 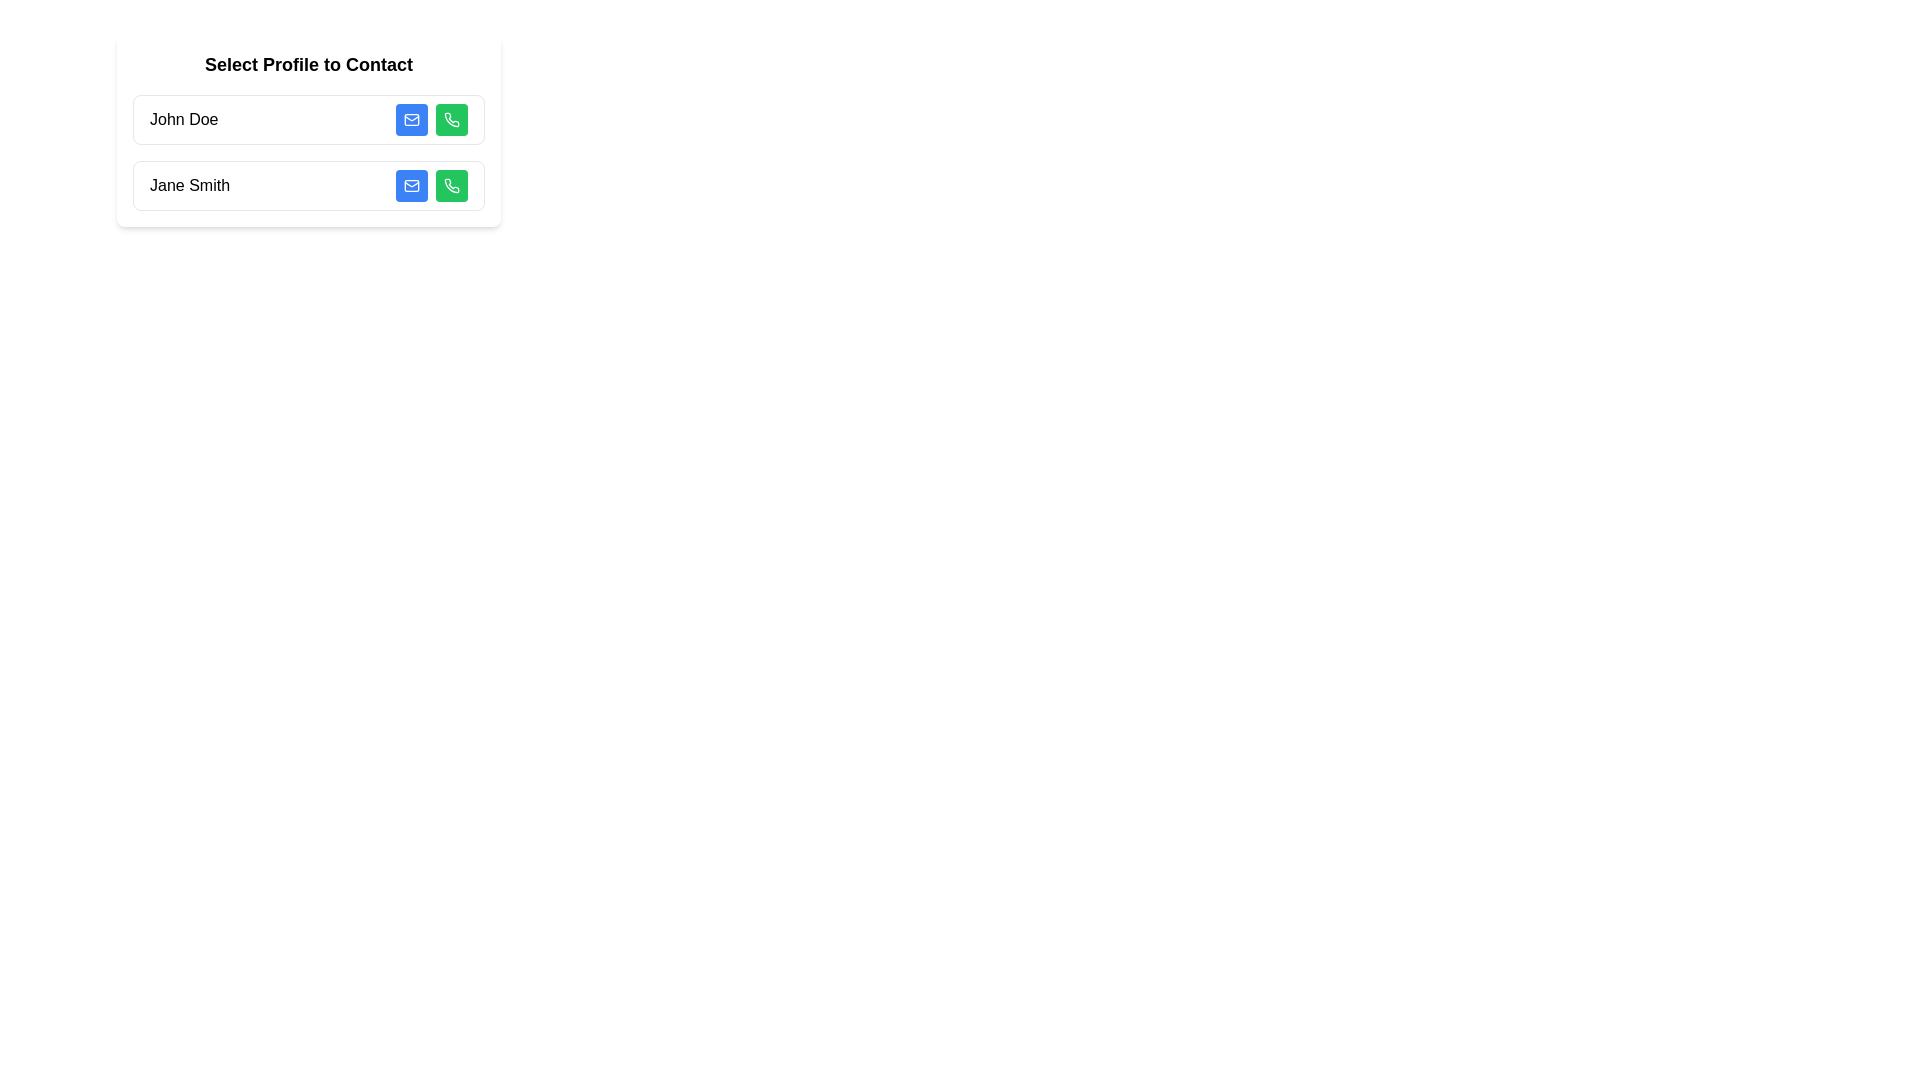 I want to click on the 'Call' icon within the green button located to the right of 'Jane Smith', so click(x=450, y=185).